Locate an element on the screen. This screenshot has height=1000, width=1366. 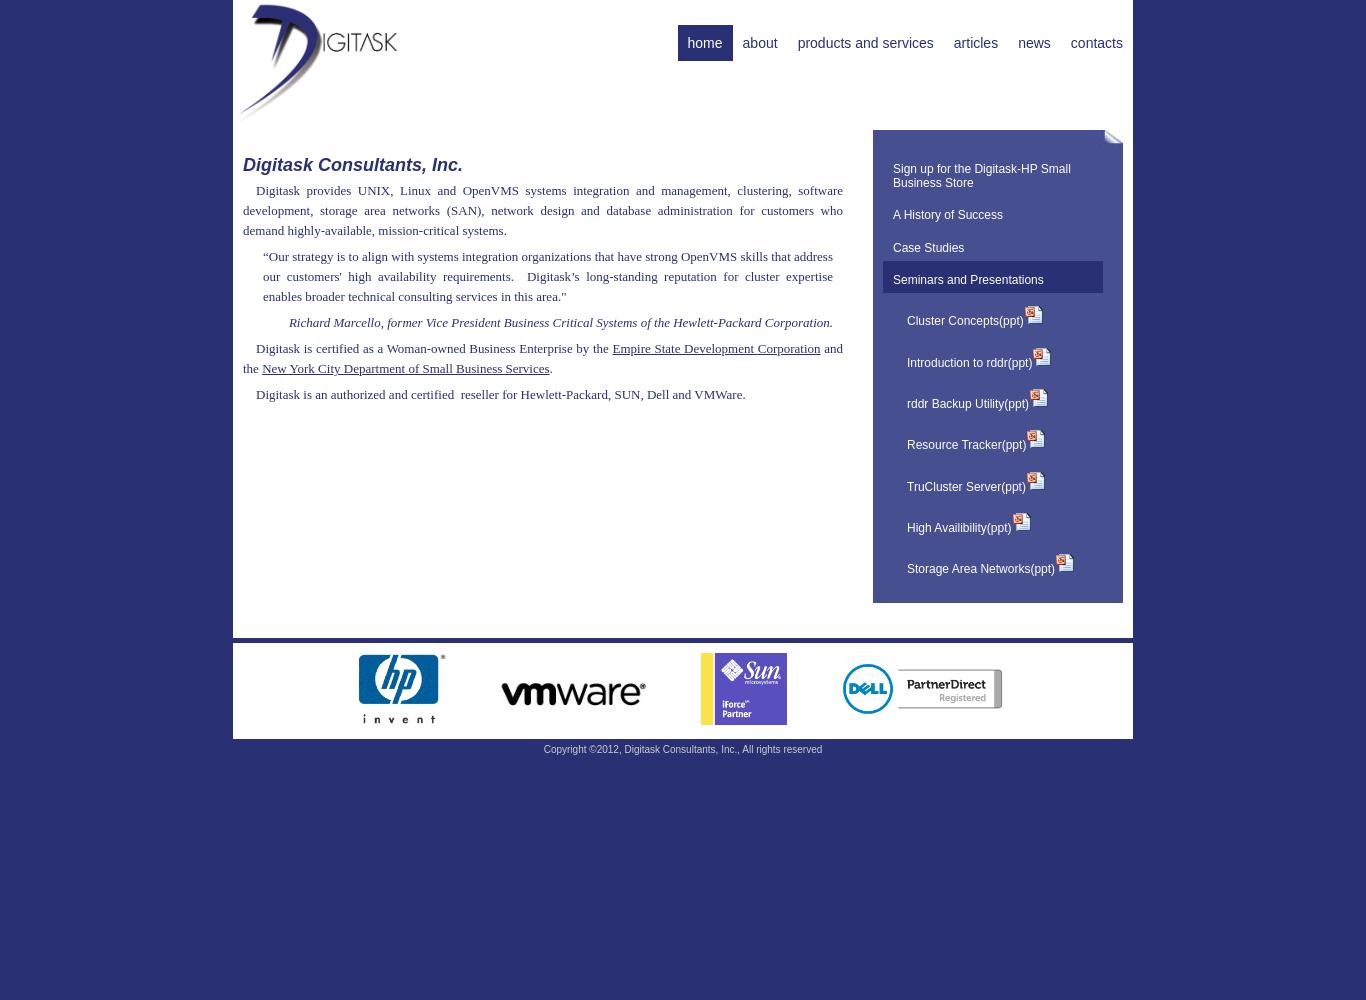
'and the' is located at coordinates (542, 356).